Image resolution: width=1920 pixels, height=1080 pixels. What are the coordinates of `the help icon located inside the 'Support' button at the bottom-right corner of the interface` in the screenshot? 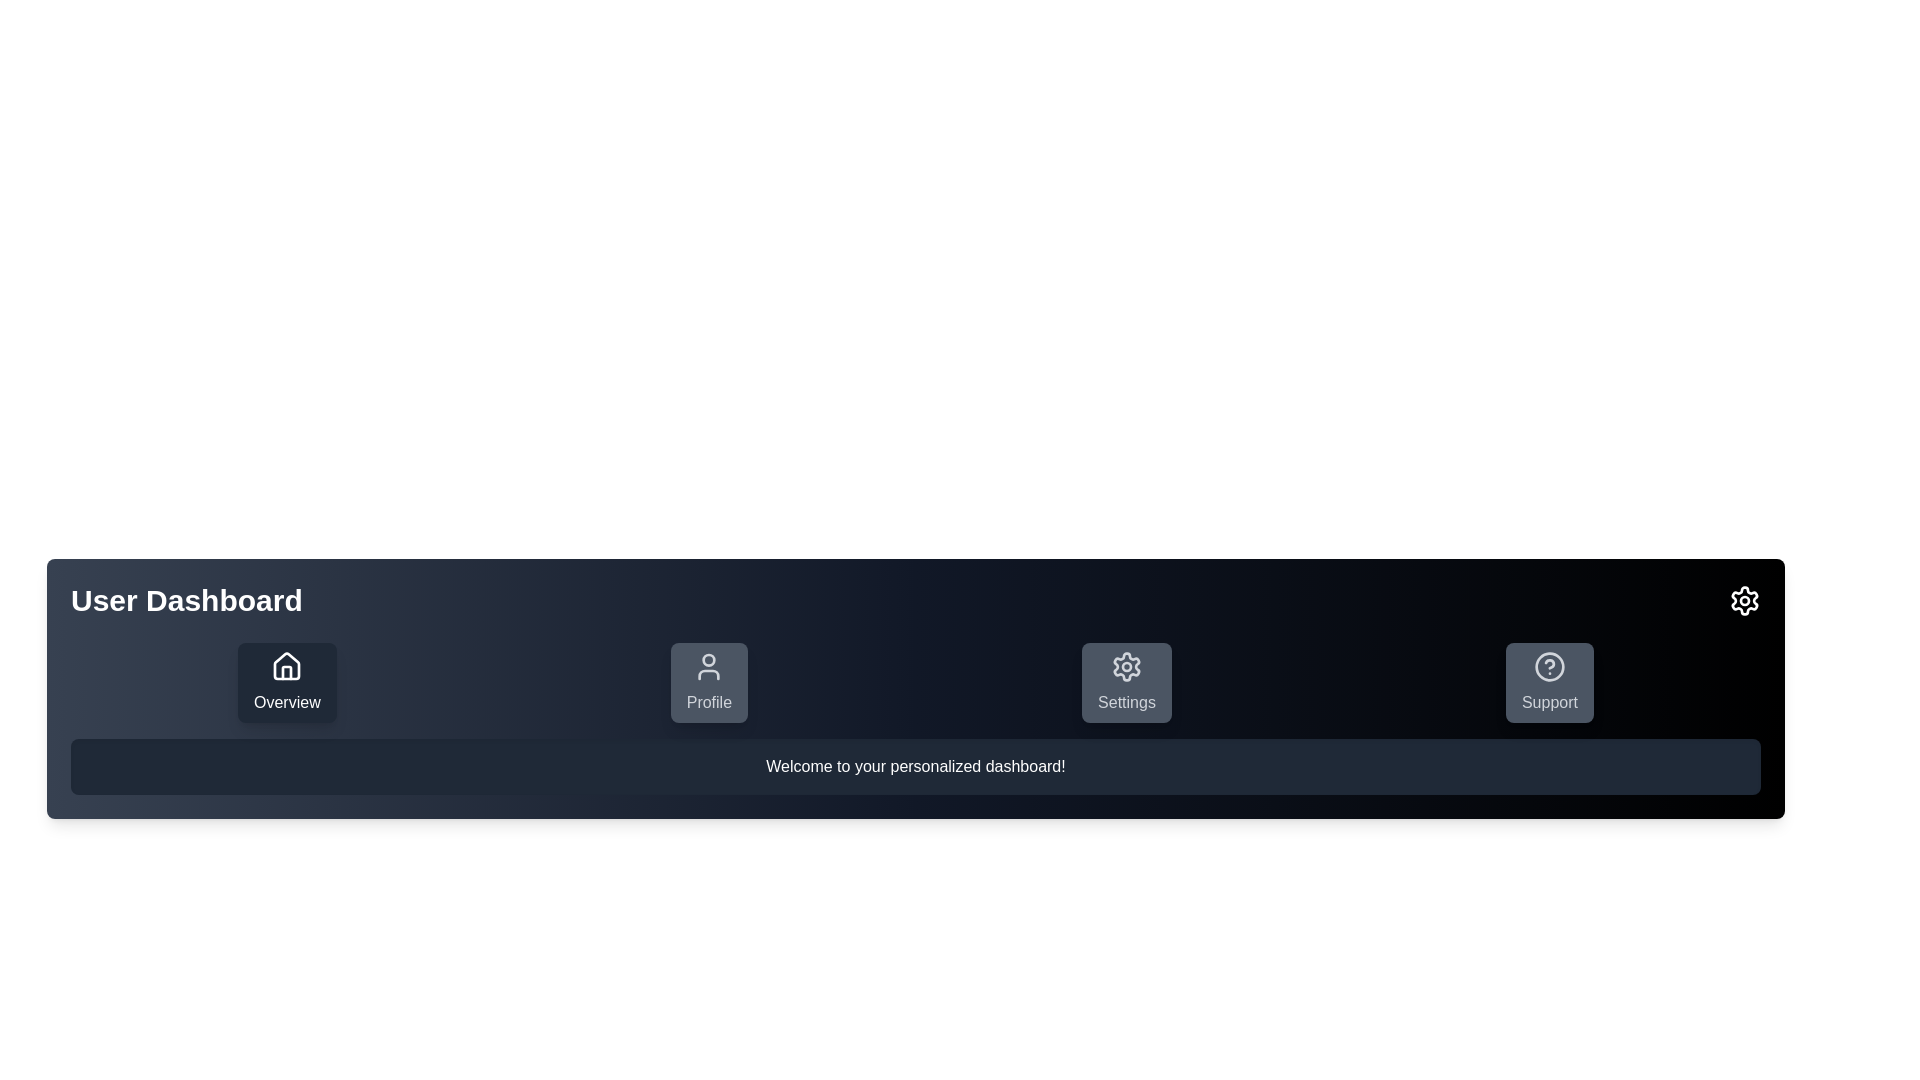 It's located at (1549, 667).